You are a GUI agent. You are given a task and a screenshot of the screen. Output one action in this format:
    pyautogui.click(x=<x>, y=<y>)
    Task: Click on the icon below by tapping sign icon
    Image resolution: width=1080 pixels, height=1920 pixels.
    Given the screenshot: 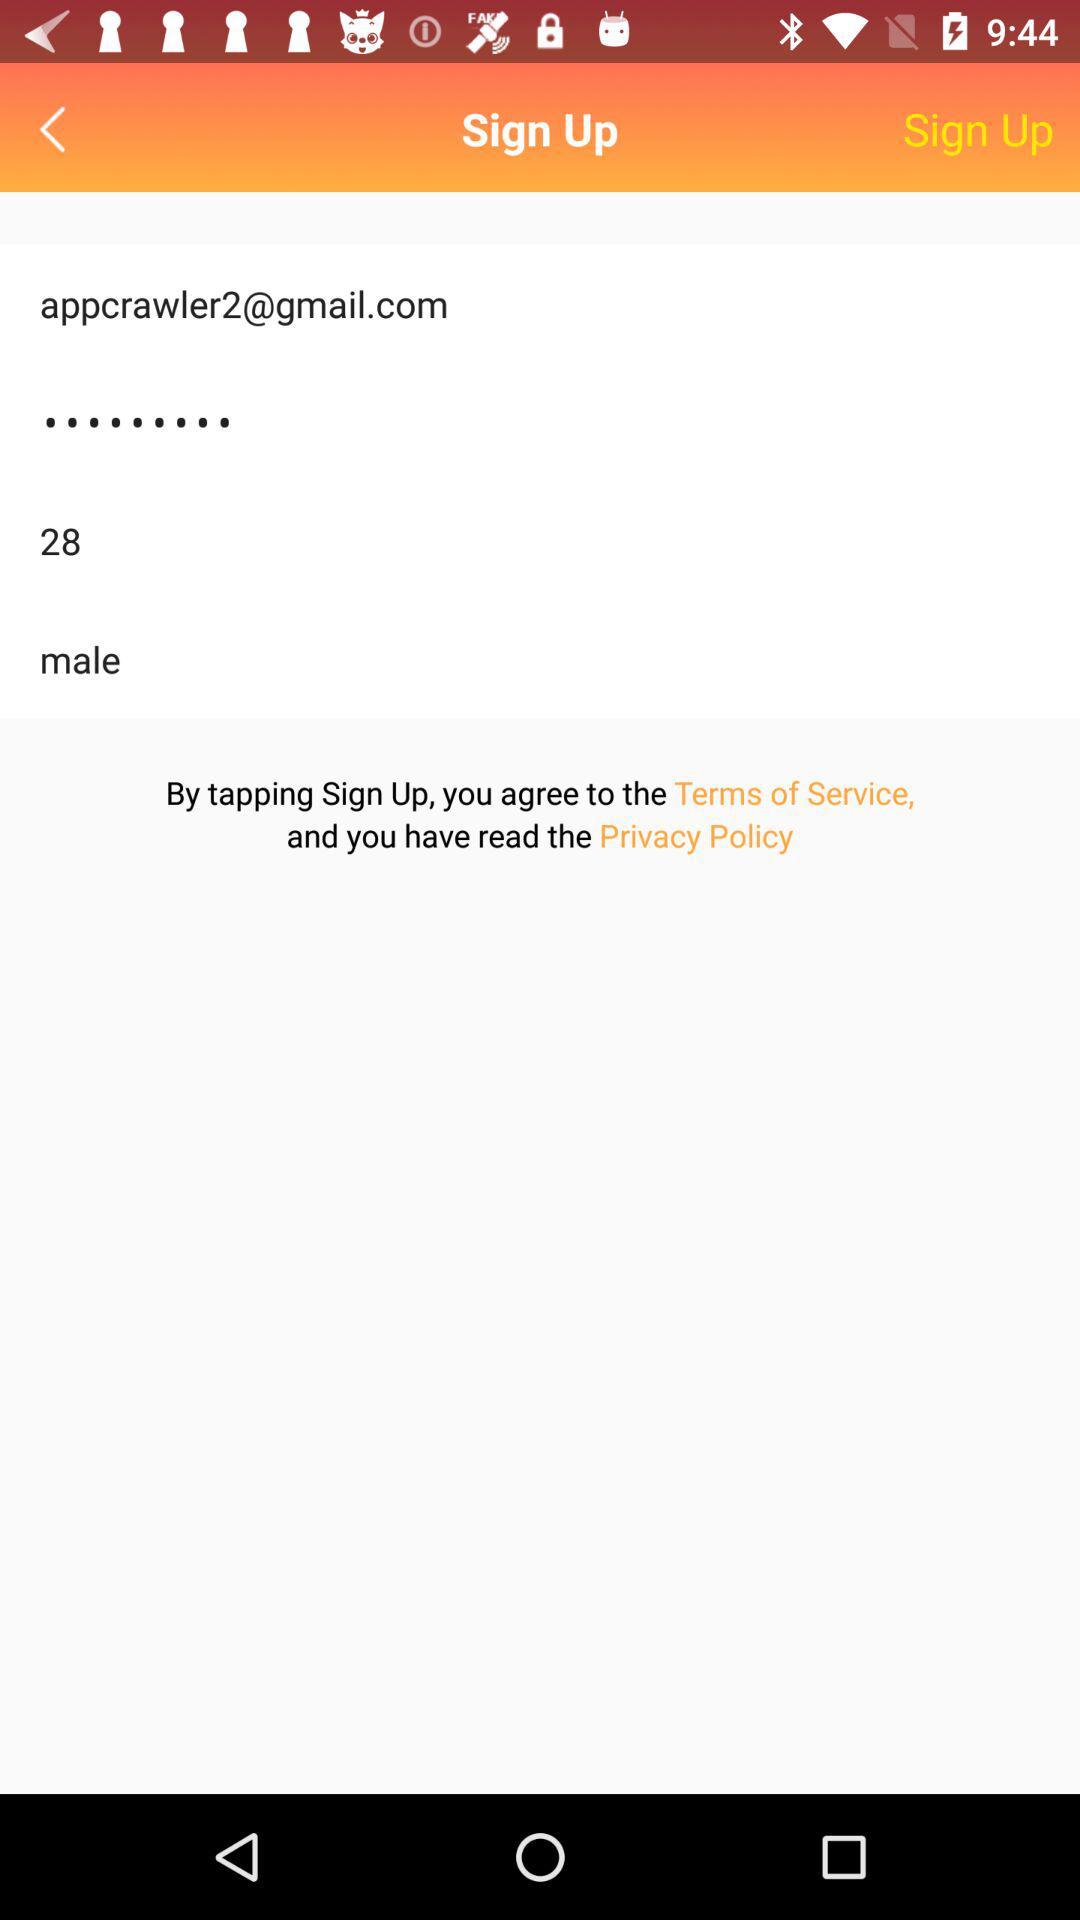 What is the action you would take?
    pyautogui.click(x=695, y=835)
    